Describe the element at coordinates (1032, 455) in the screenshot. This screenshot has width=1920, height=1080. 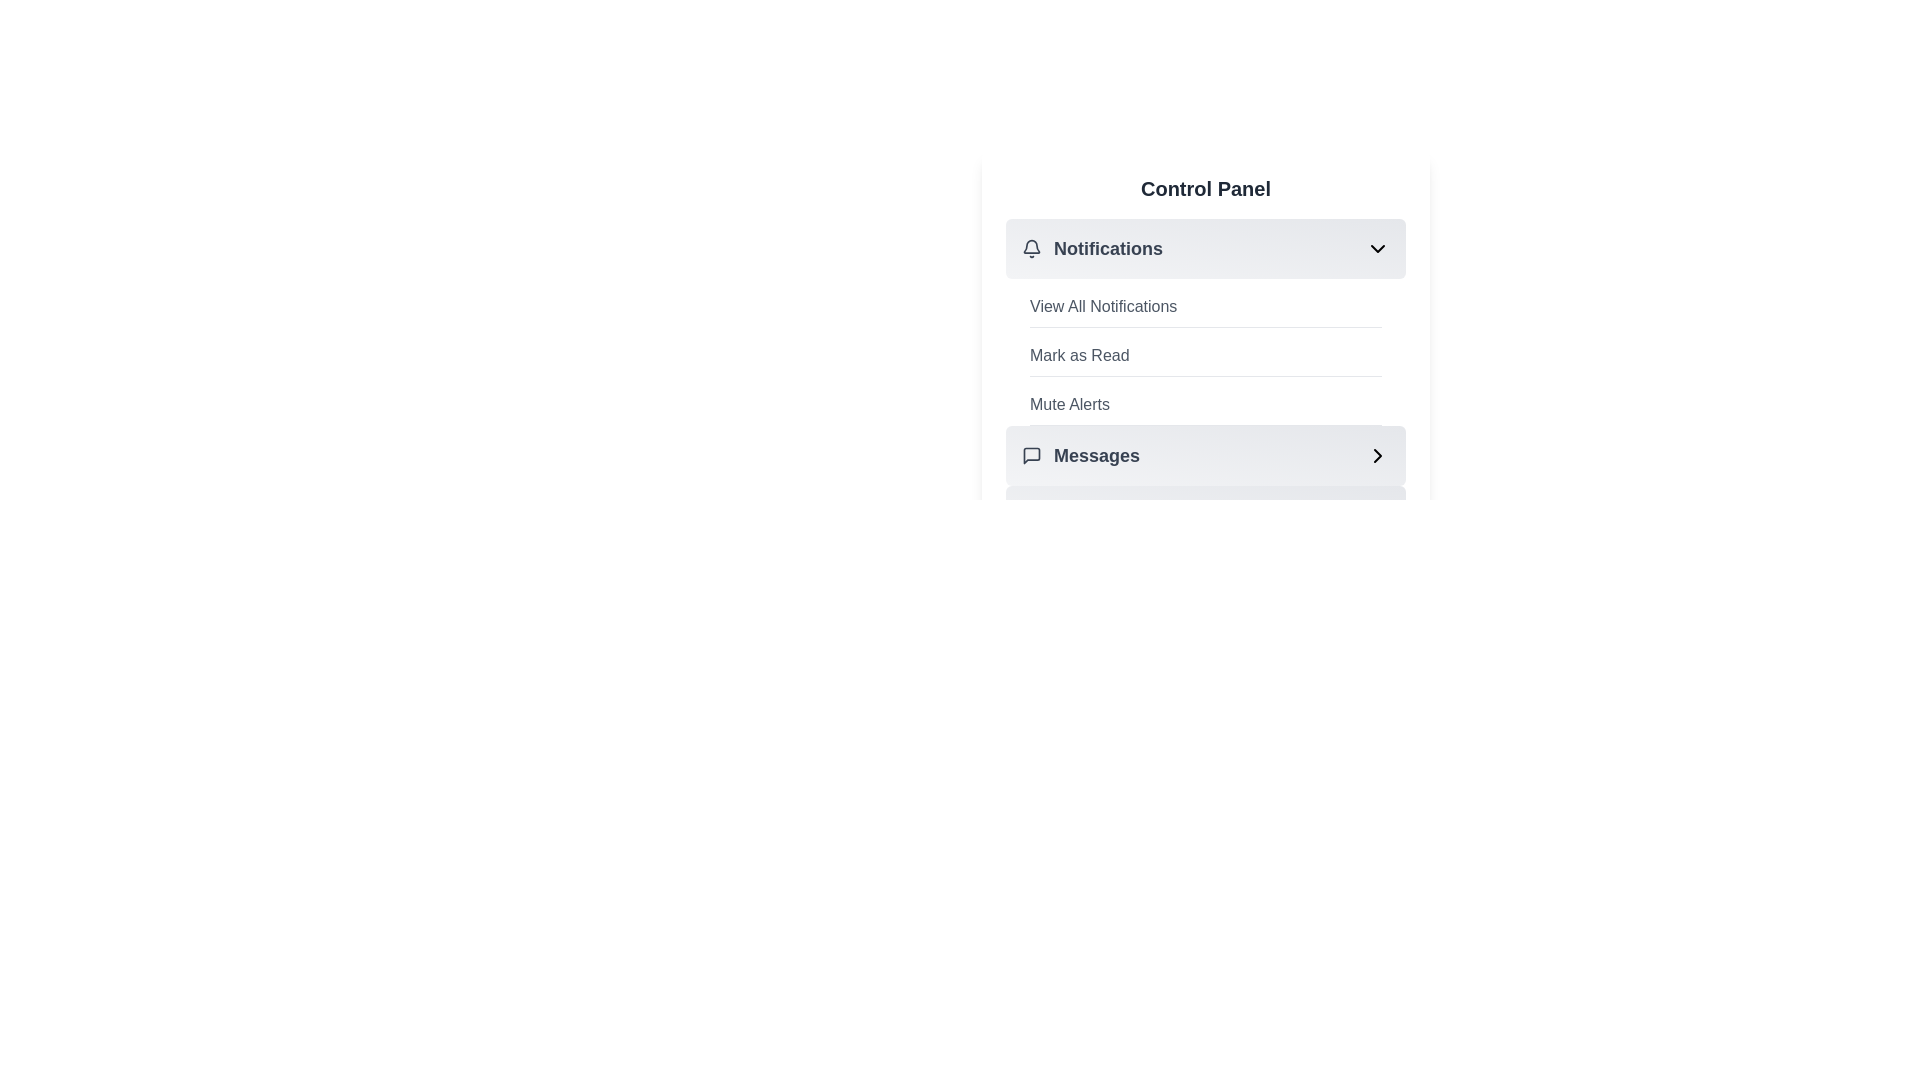
I see `the 'Messages' icon element, which is visually represented and positioned to the left of the text 'Messages'` at that location.